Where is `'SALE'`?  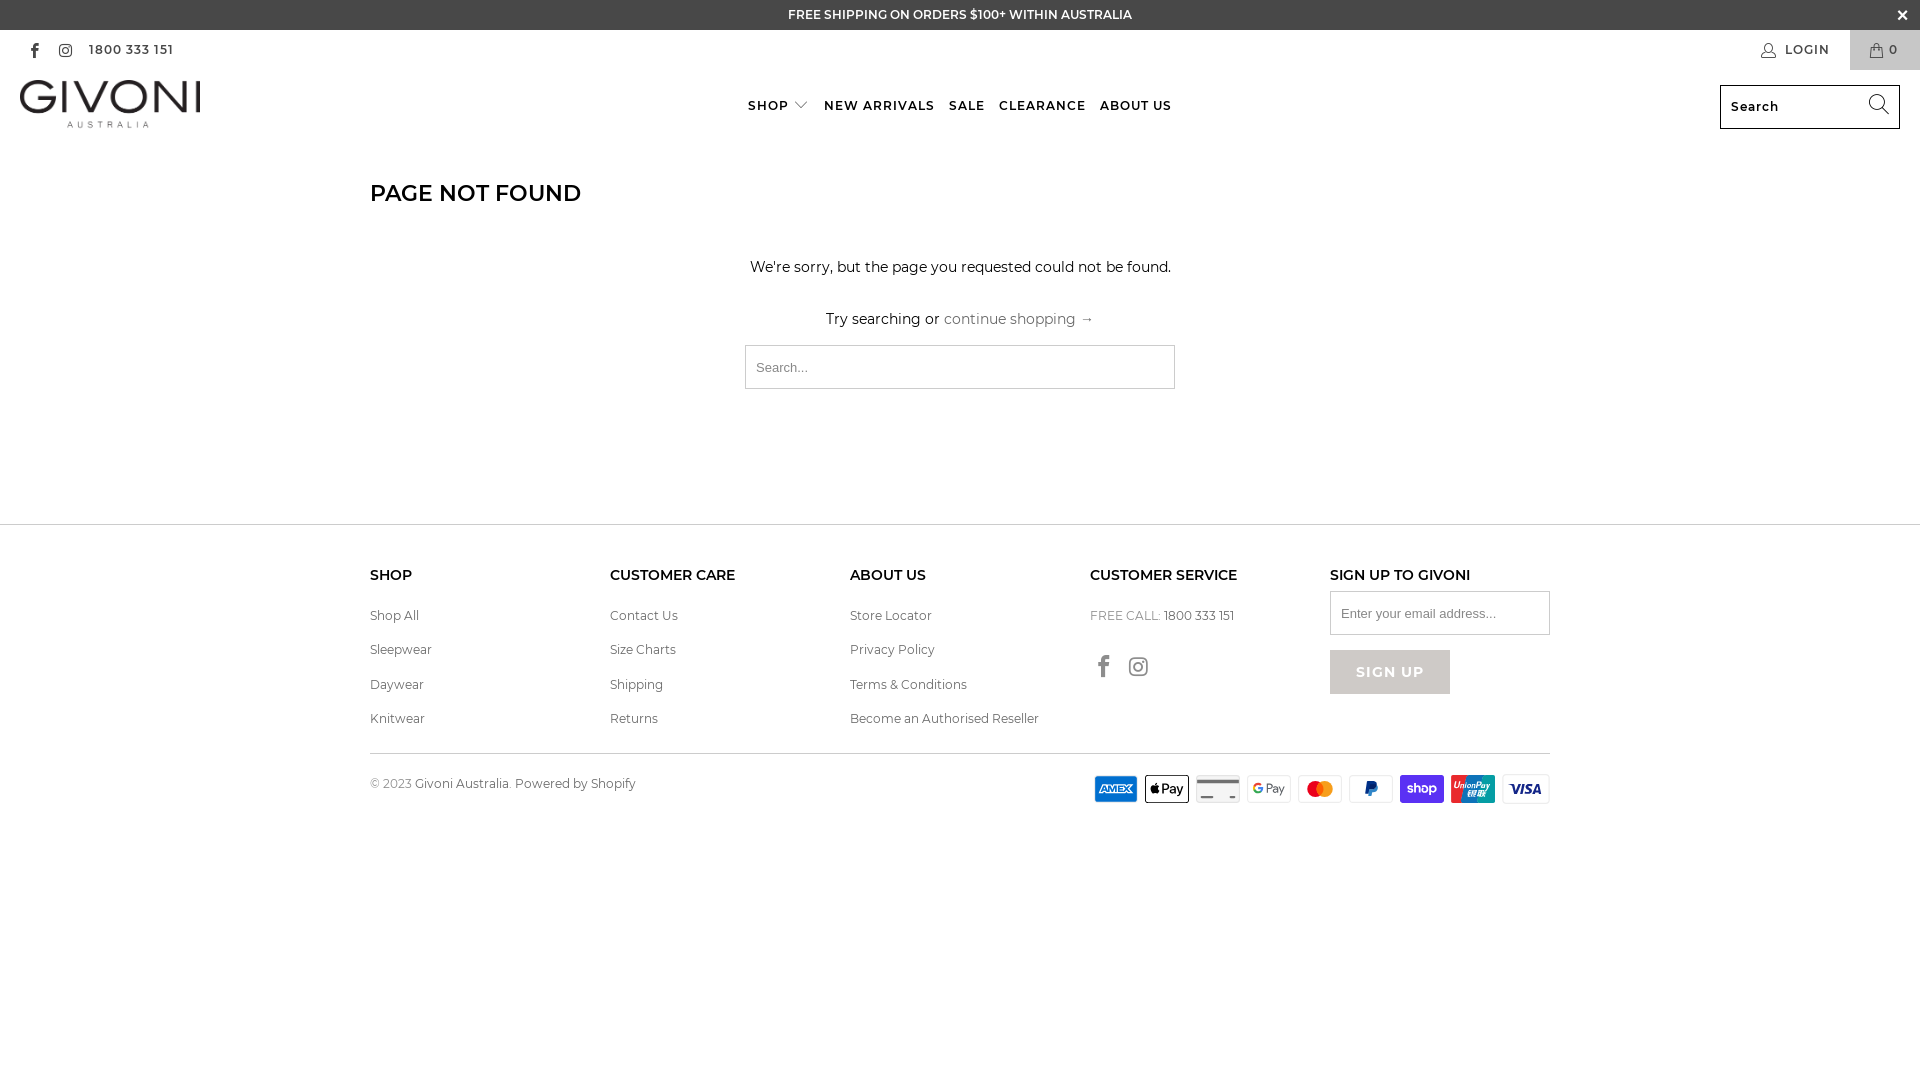 'SALE' is located at coordinates (966, 106).